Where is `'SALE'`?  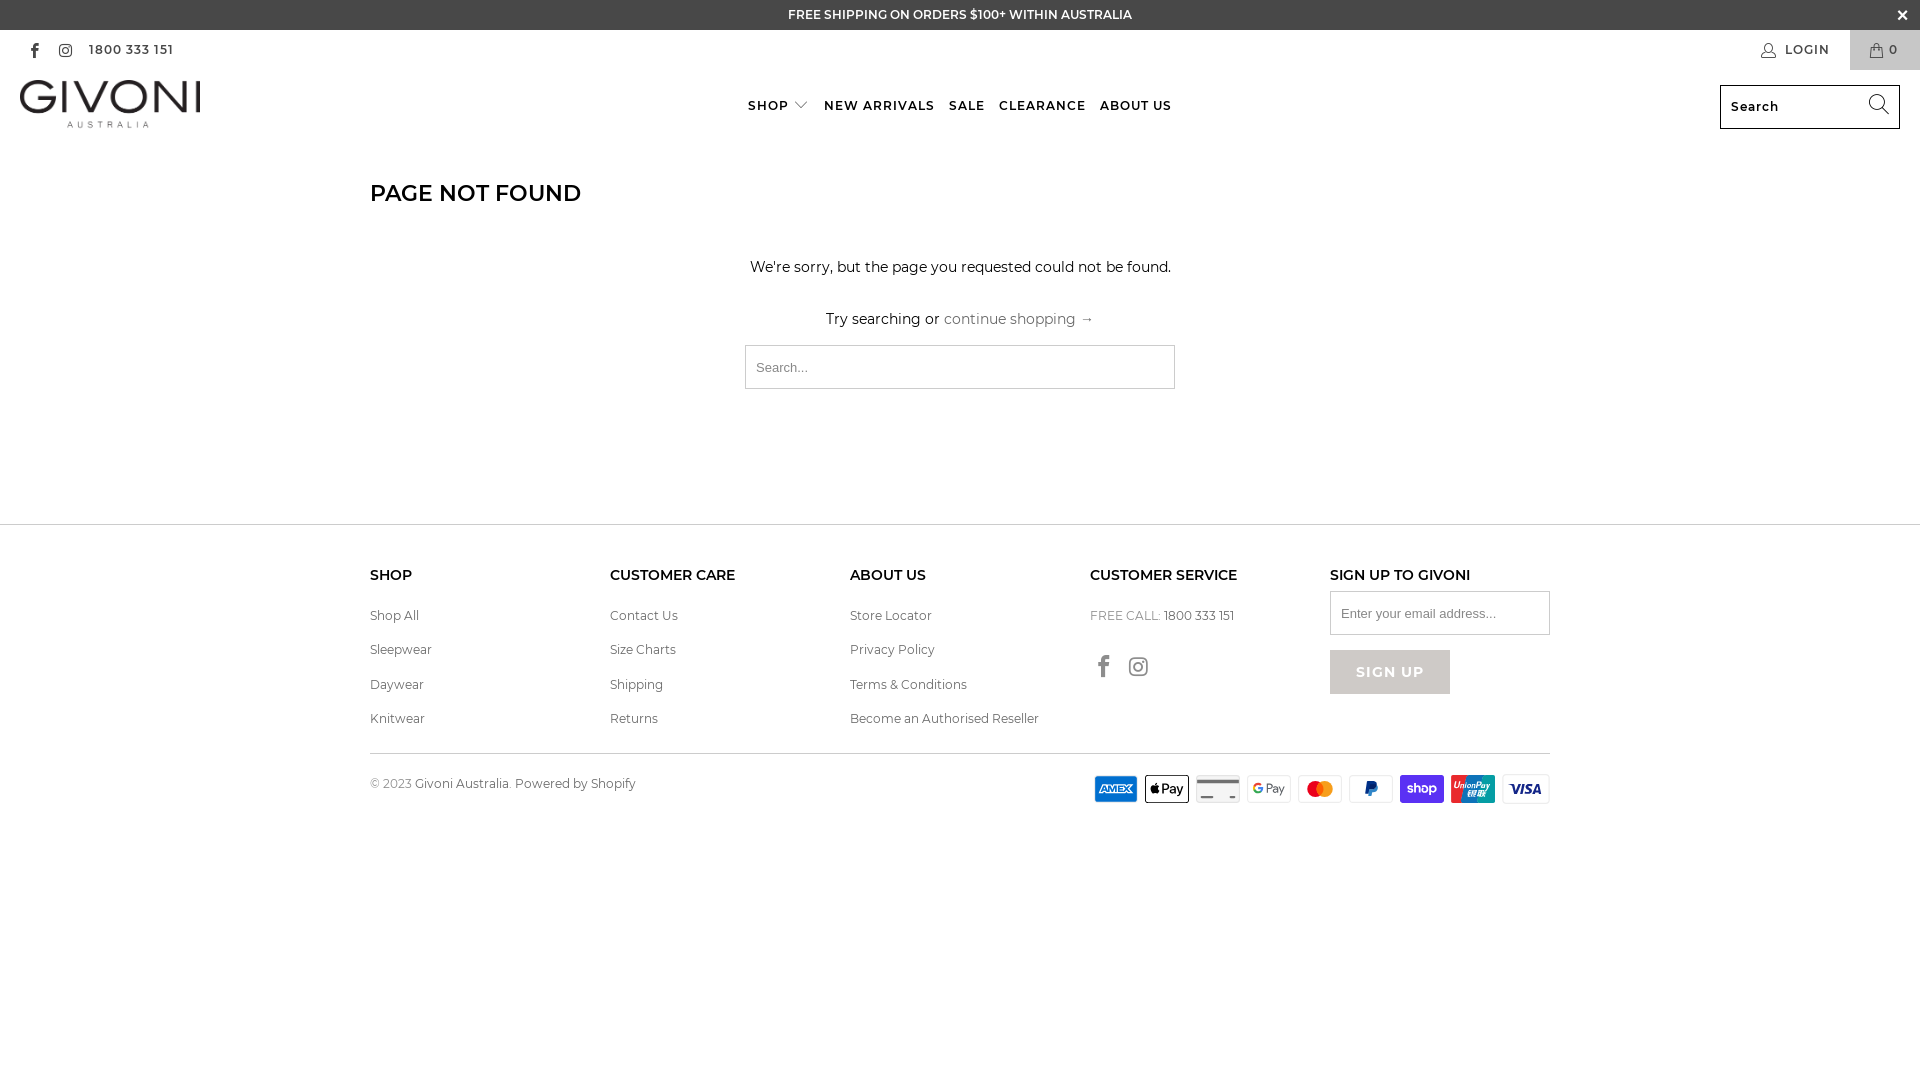 'SALE' is located at coordinates (966, 106).